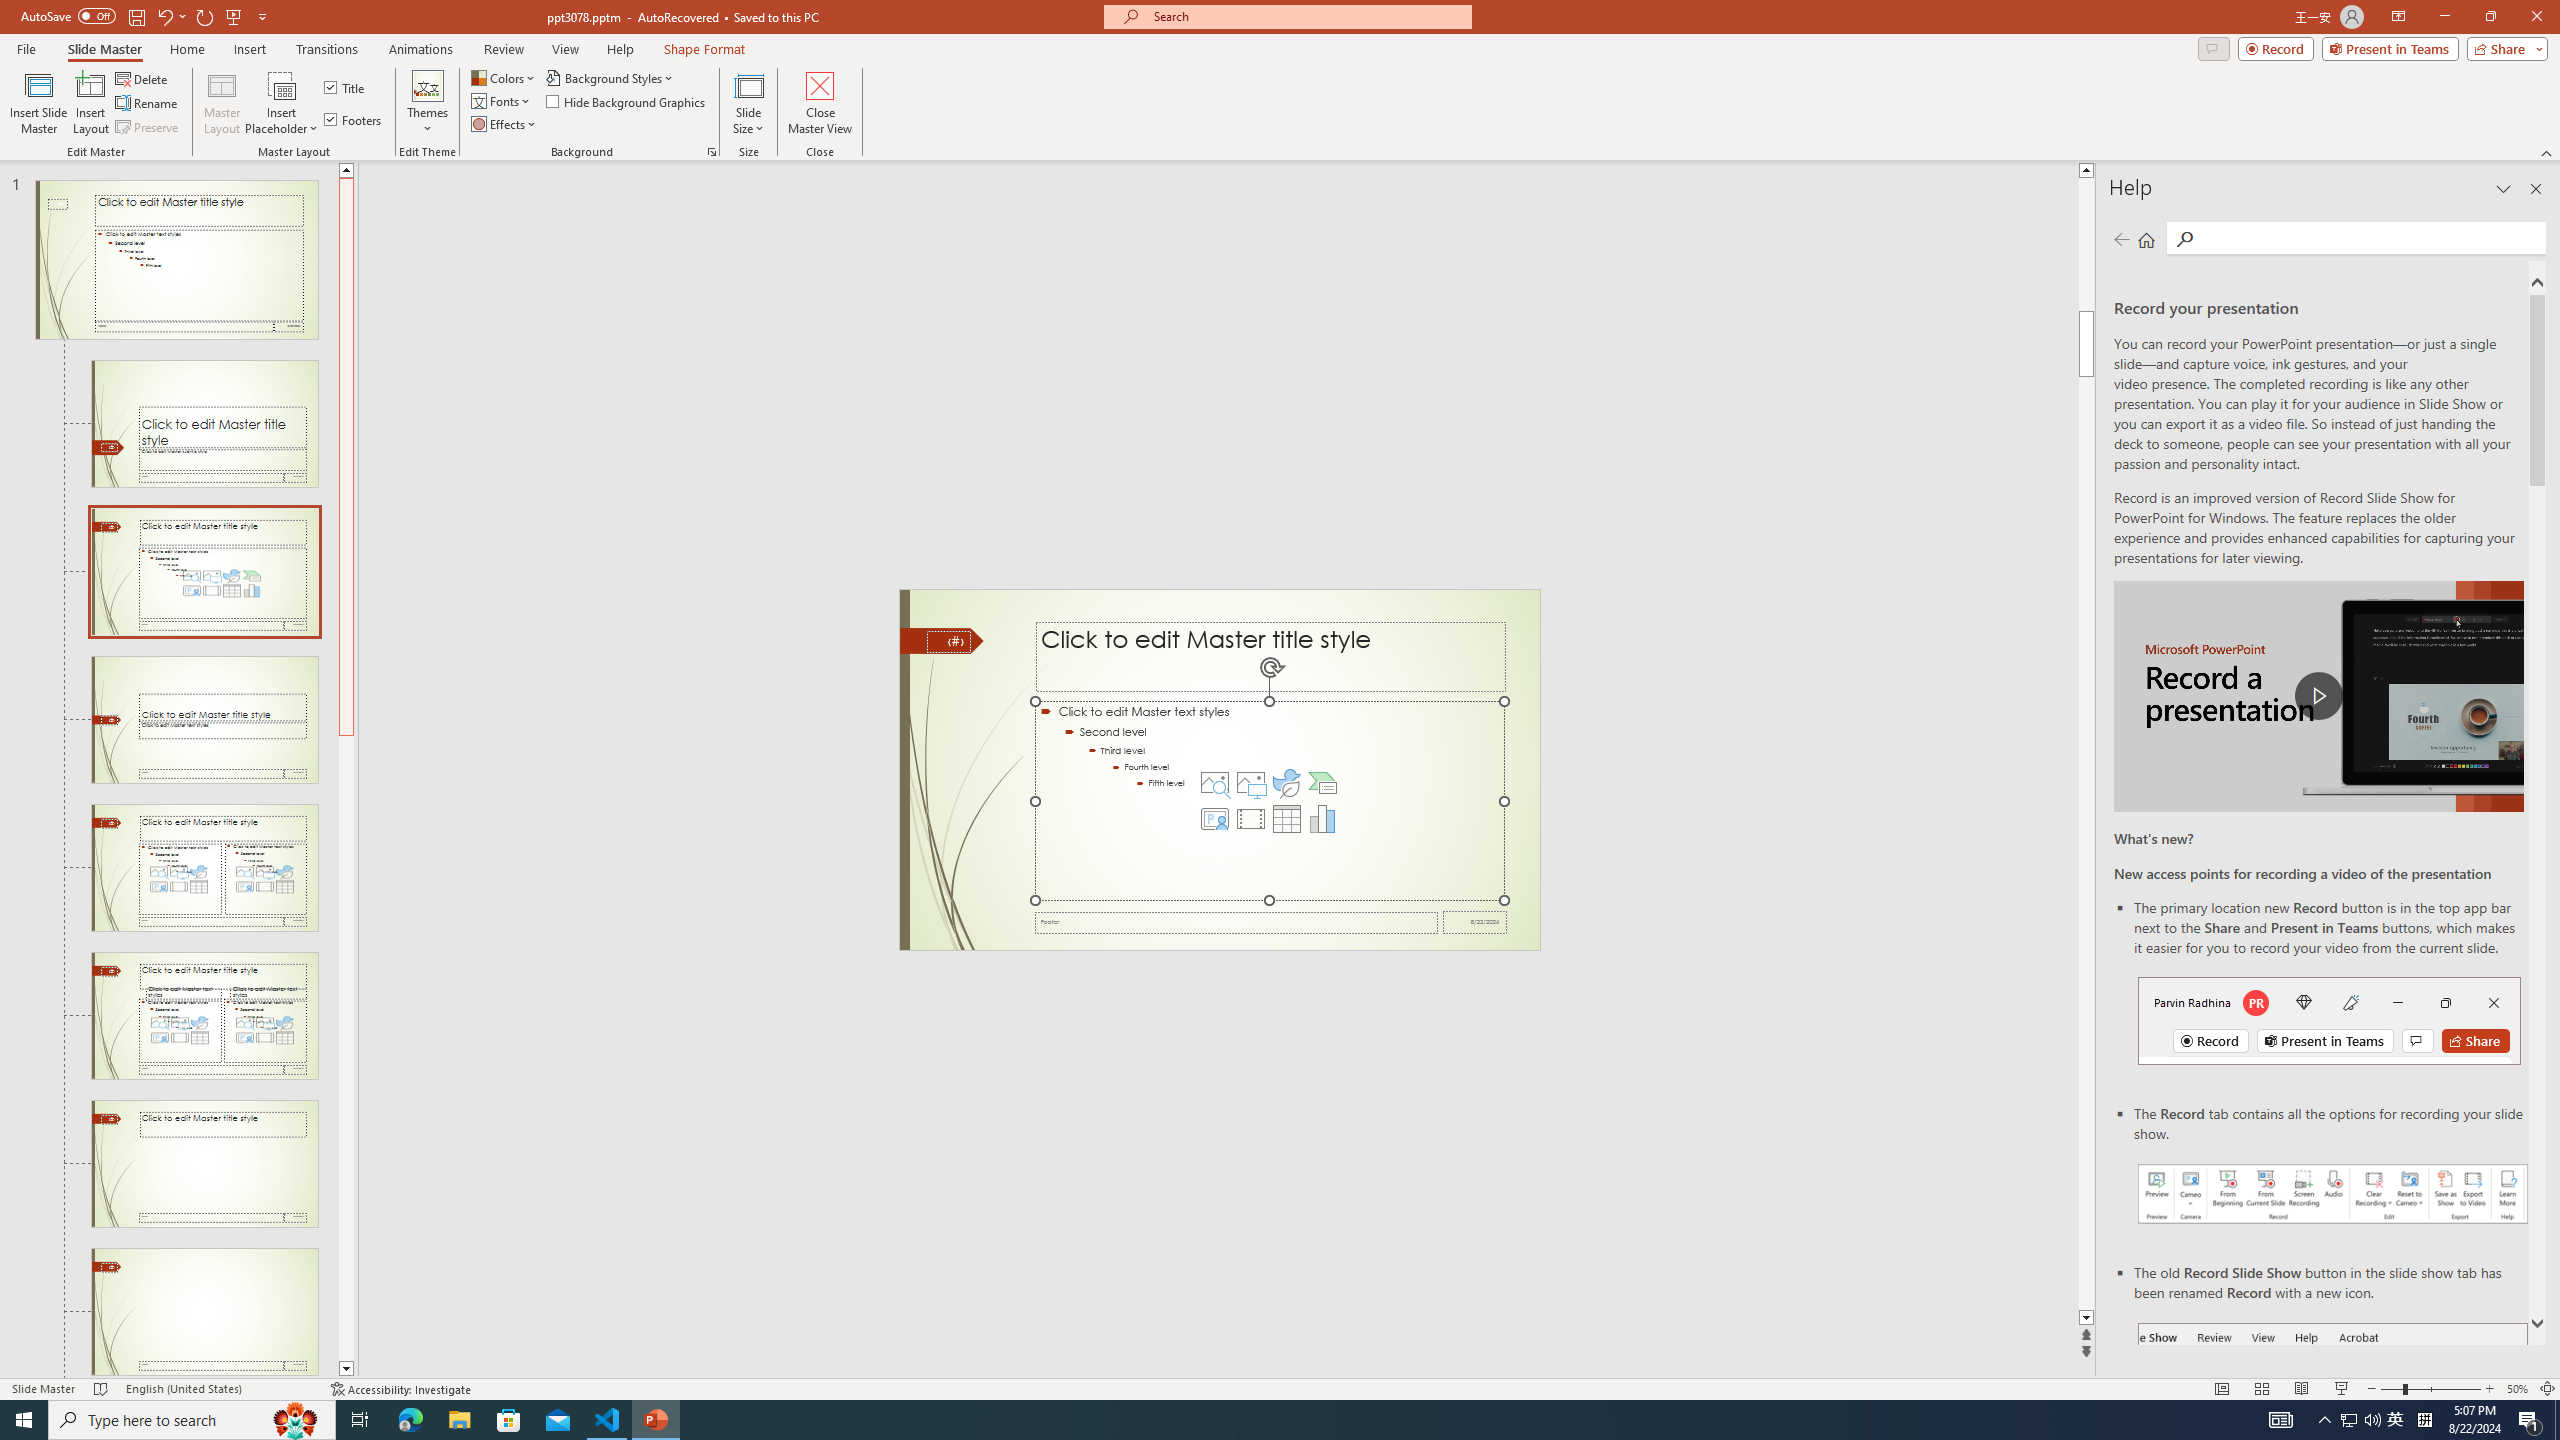  Describe the element at coordinates (1214, 819) in the screenshot. I see `'Insert Cameo'` at that location.